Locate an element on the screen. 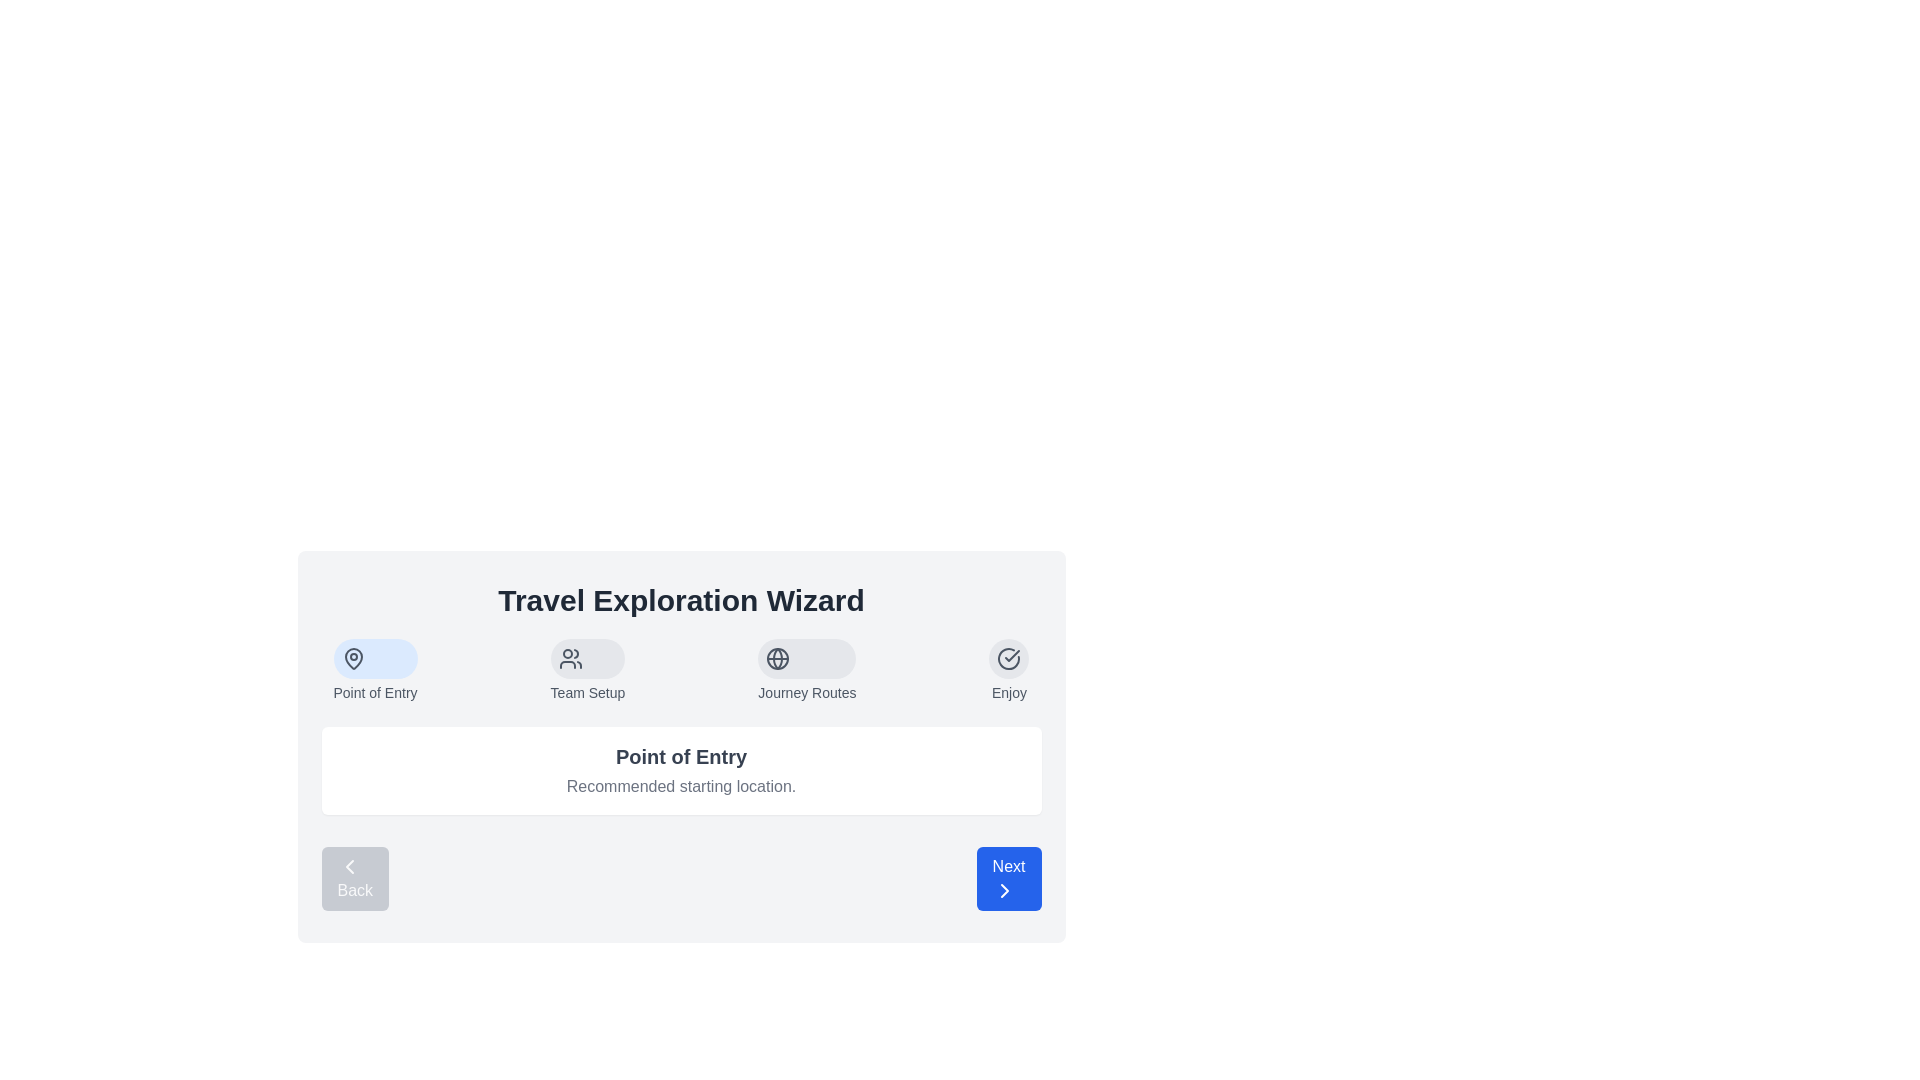 The width and height of the screenshot is (1920, 1080). the Textual Card that provides information about the 'Point of Entry' step in the flow, located centrally below the step indicators and above the navigation buttons is located at coordinates (681, 770).